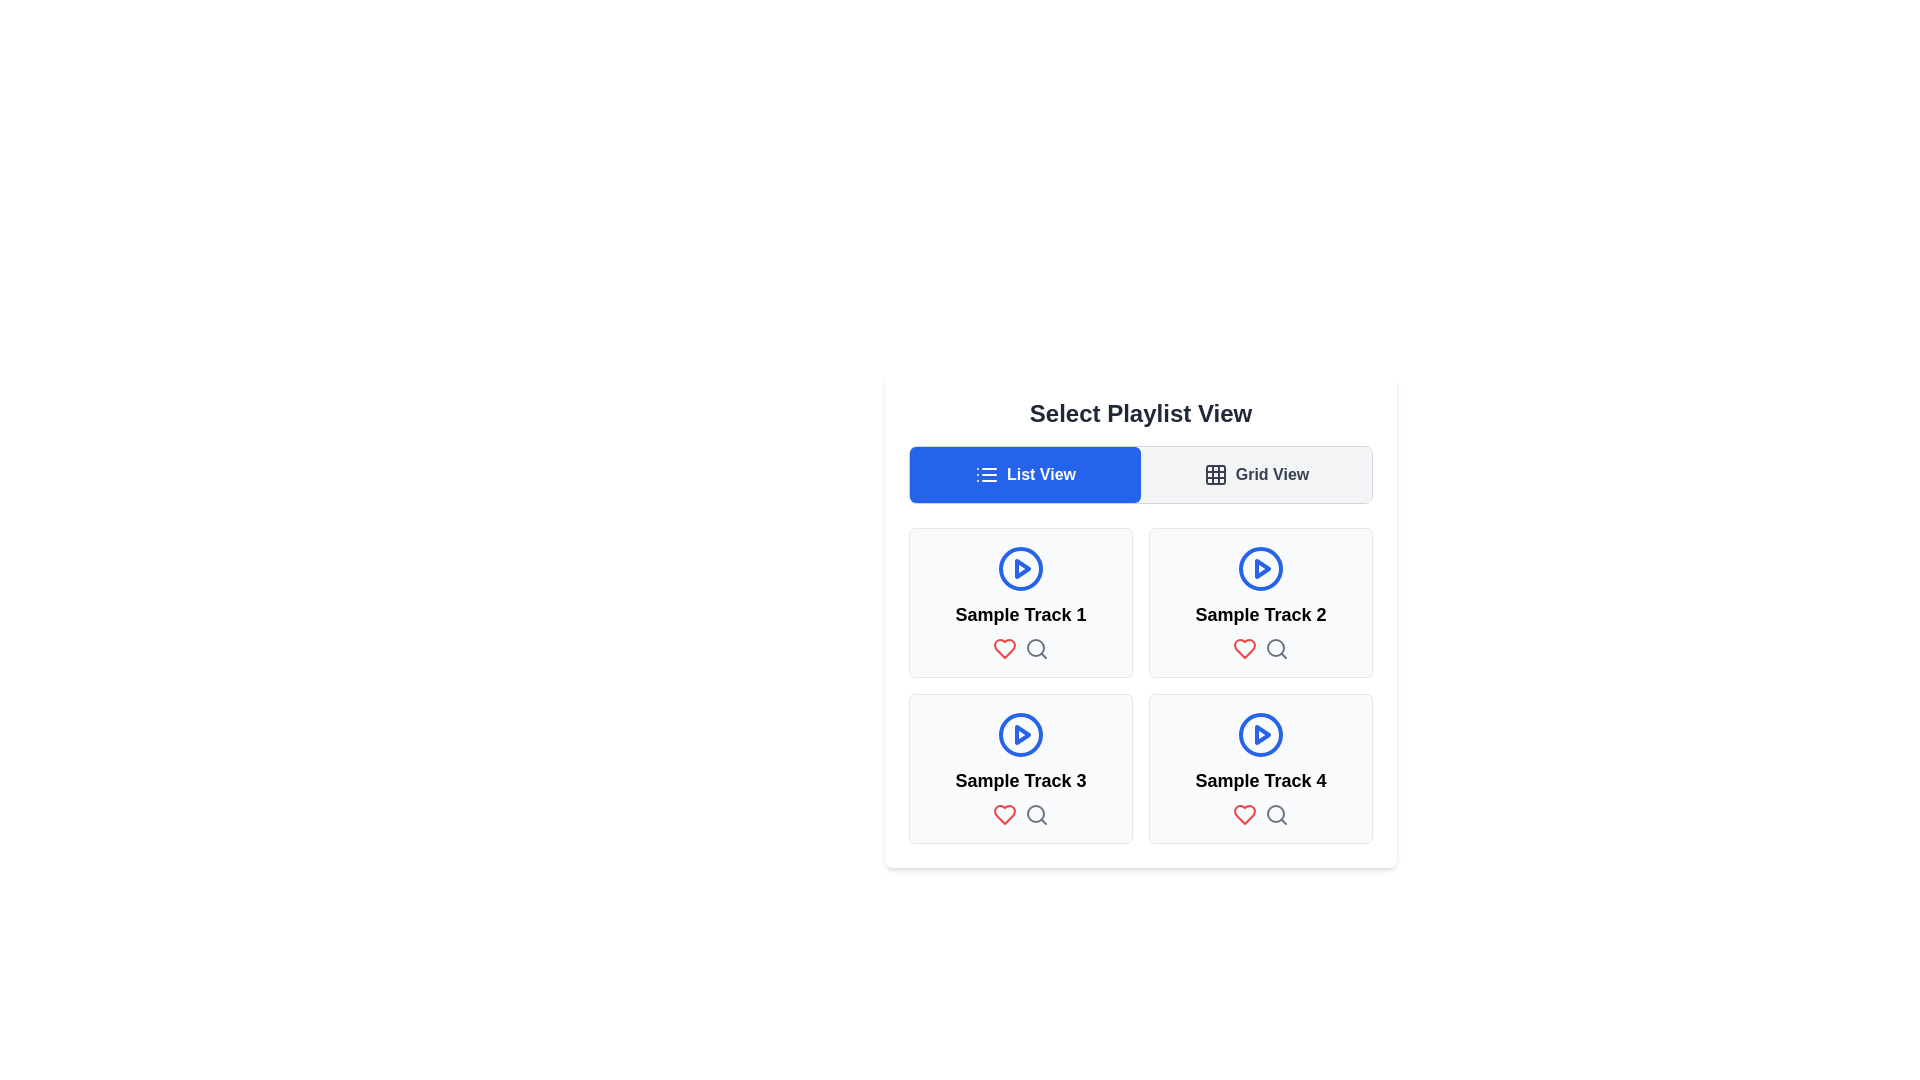  I want to click on the circular Vector Graphic Element (Circle SVG) outlined with a blue stroke and filled with a white background, located inside the play button icon in the 'Sample Track 1' grid cell, so click(1021, 569).